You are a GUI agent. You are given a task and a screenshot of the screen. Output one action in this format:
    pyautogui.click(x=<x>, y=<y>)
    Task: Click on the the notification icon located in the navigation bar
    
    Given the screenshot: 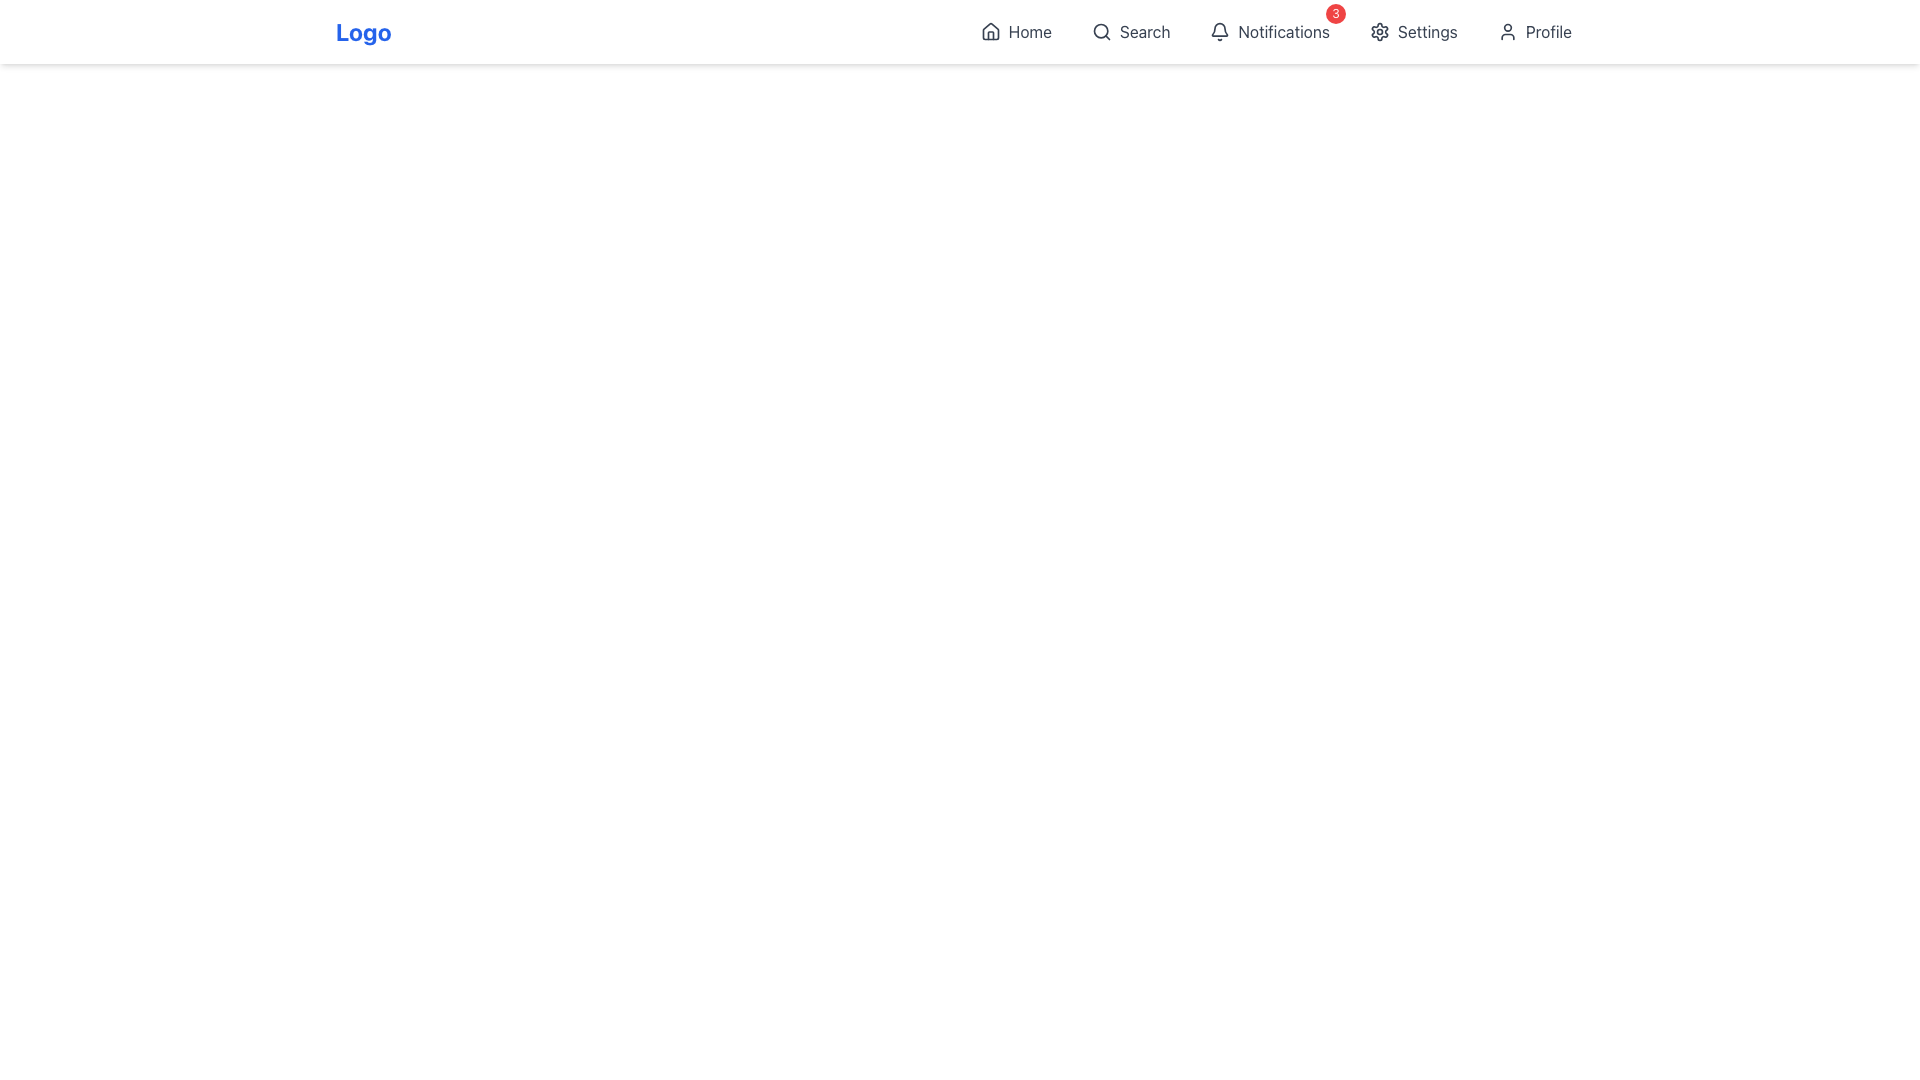 What is the action you would take?
    pyautogui.click(x=1218, y=31)
    